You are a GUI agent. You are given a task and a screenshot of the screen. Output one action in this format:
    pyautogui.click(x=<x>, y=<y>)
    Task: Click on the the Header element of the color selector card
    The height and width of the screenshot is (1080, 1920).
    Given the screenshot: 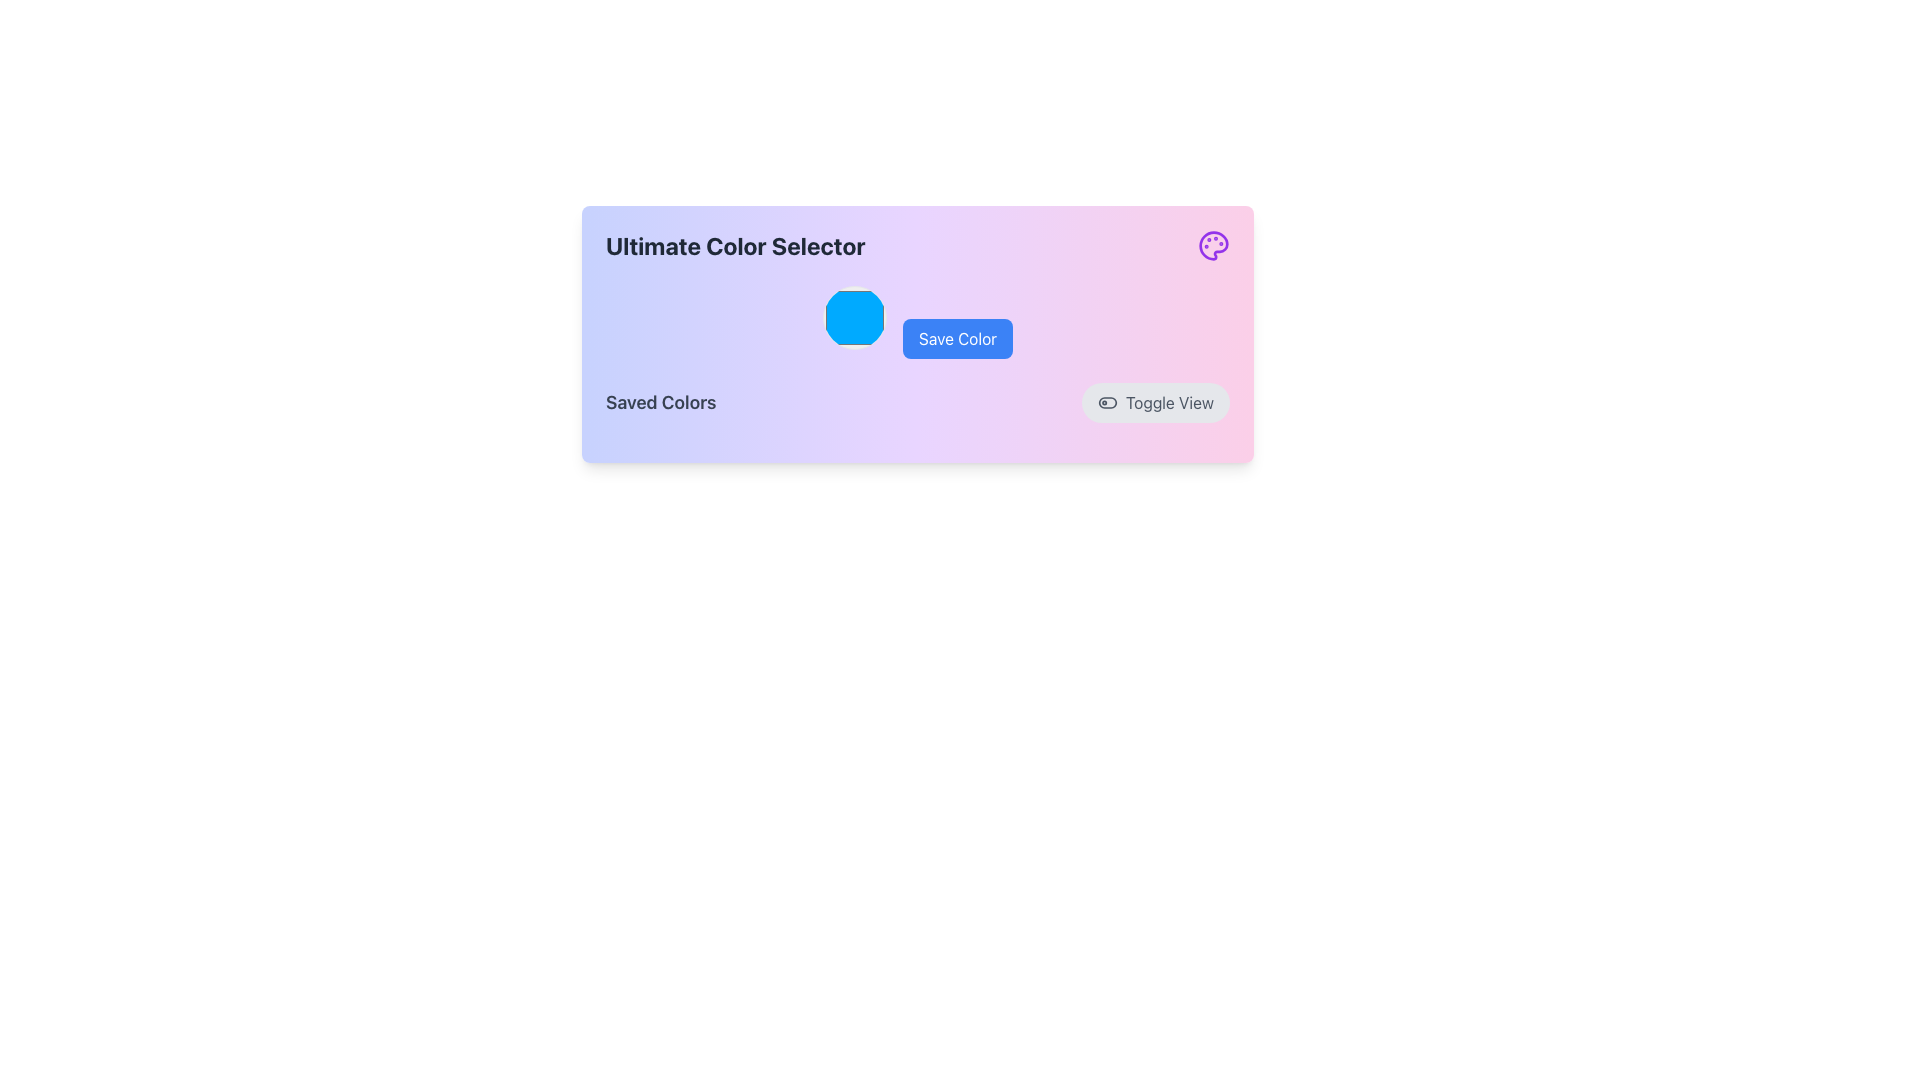 What is the action you would take?
    pyautogui.click(x=916, y=245)
    